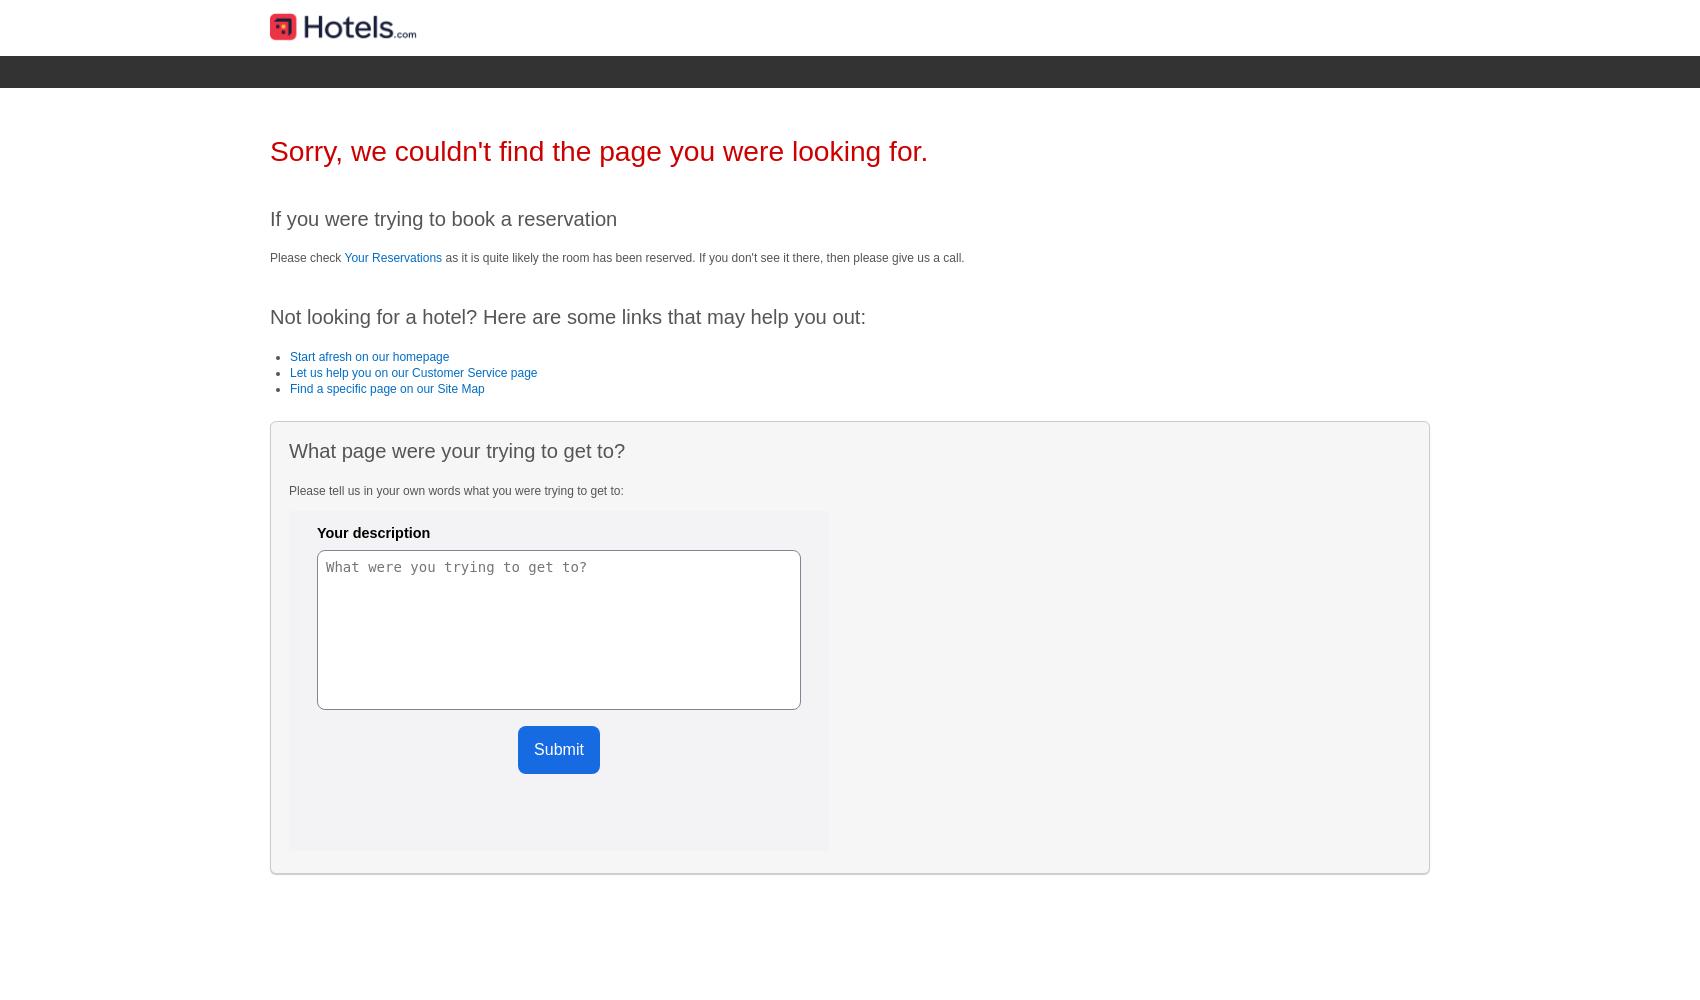 The height and width of the screenshot is (1000, 1700). Describe the element at coordinates (368, 355) in the screenshot. I see `'Start afresh on our homepage'` at that location.